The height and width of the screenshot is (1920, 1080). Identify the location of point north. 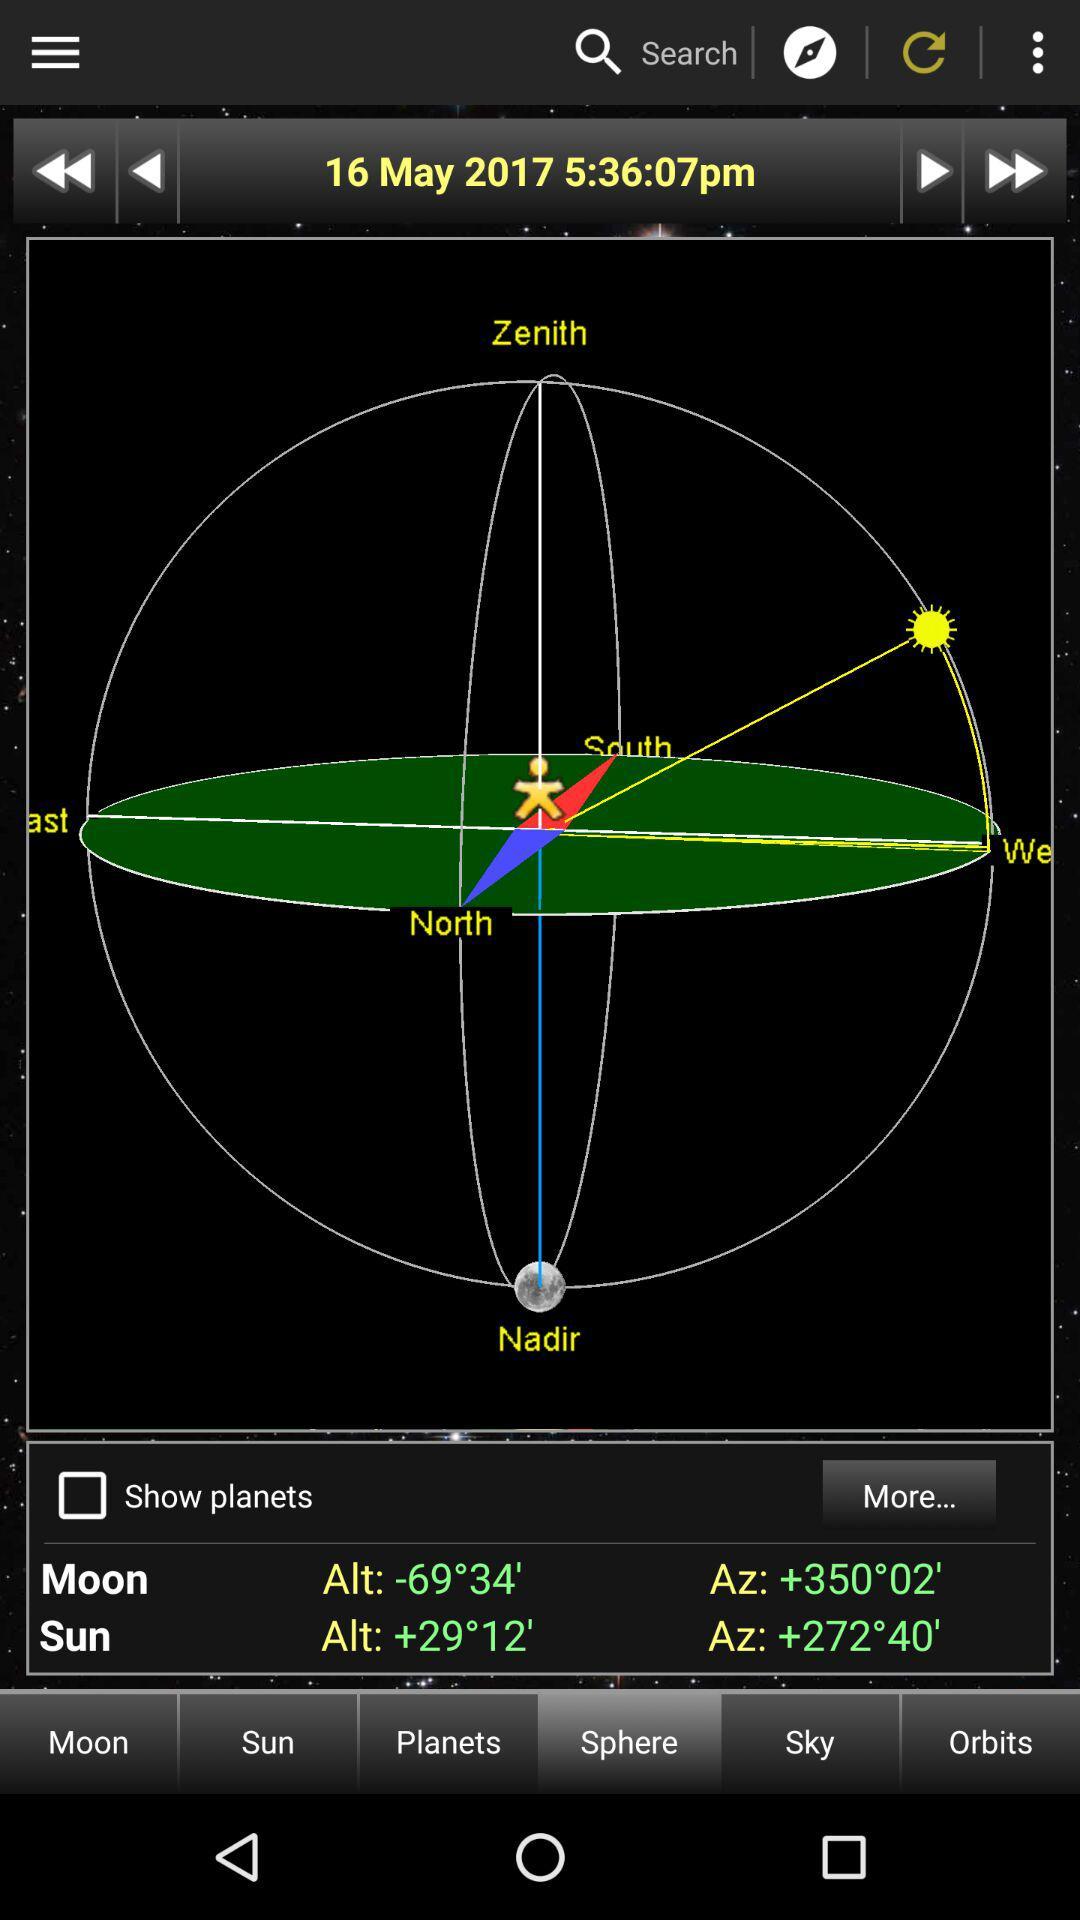
(810, 52).